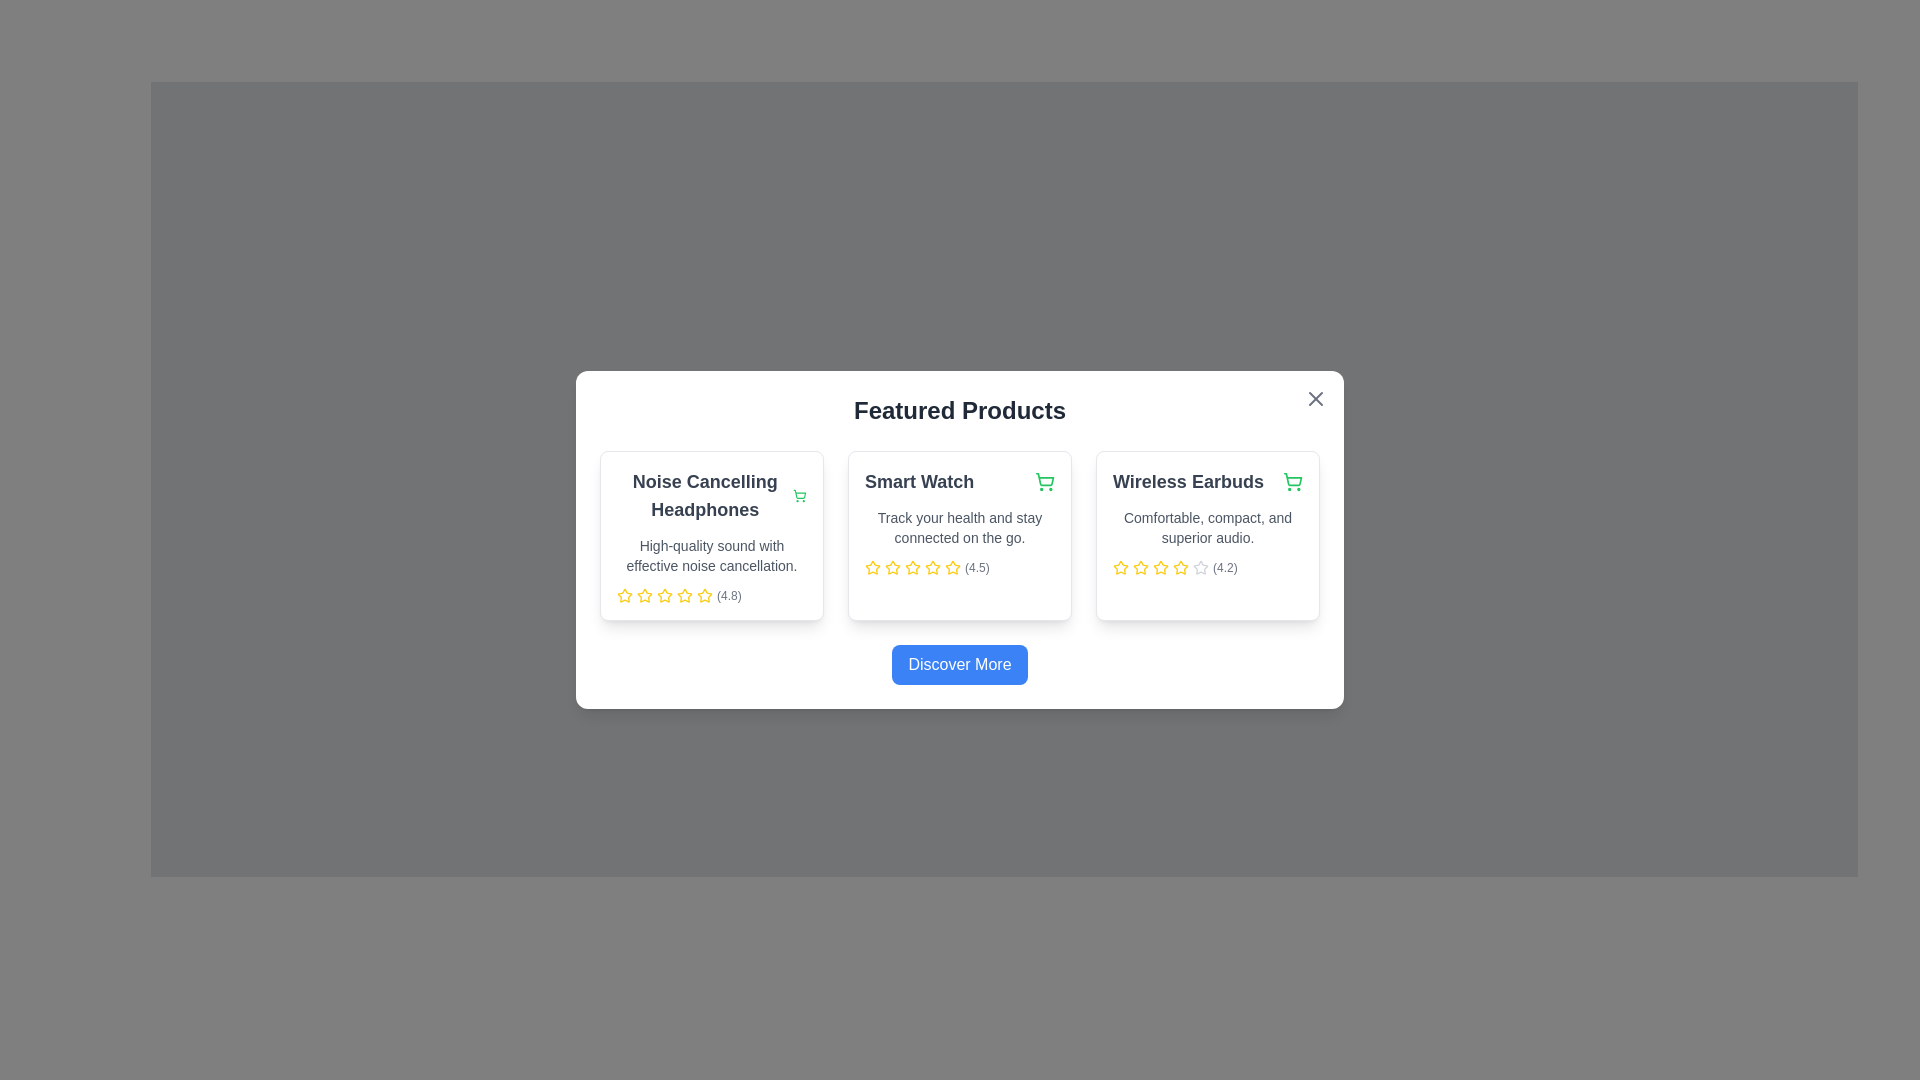 The height and width of the screenshot is (1080, 1920). What do you see at coordinates (685, 595) in the screenshot?
I see `the second yellow star in the user rating section of the 'Noise Cancelling Headphones' card` at bounding box center [685, 595].